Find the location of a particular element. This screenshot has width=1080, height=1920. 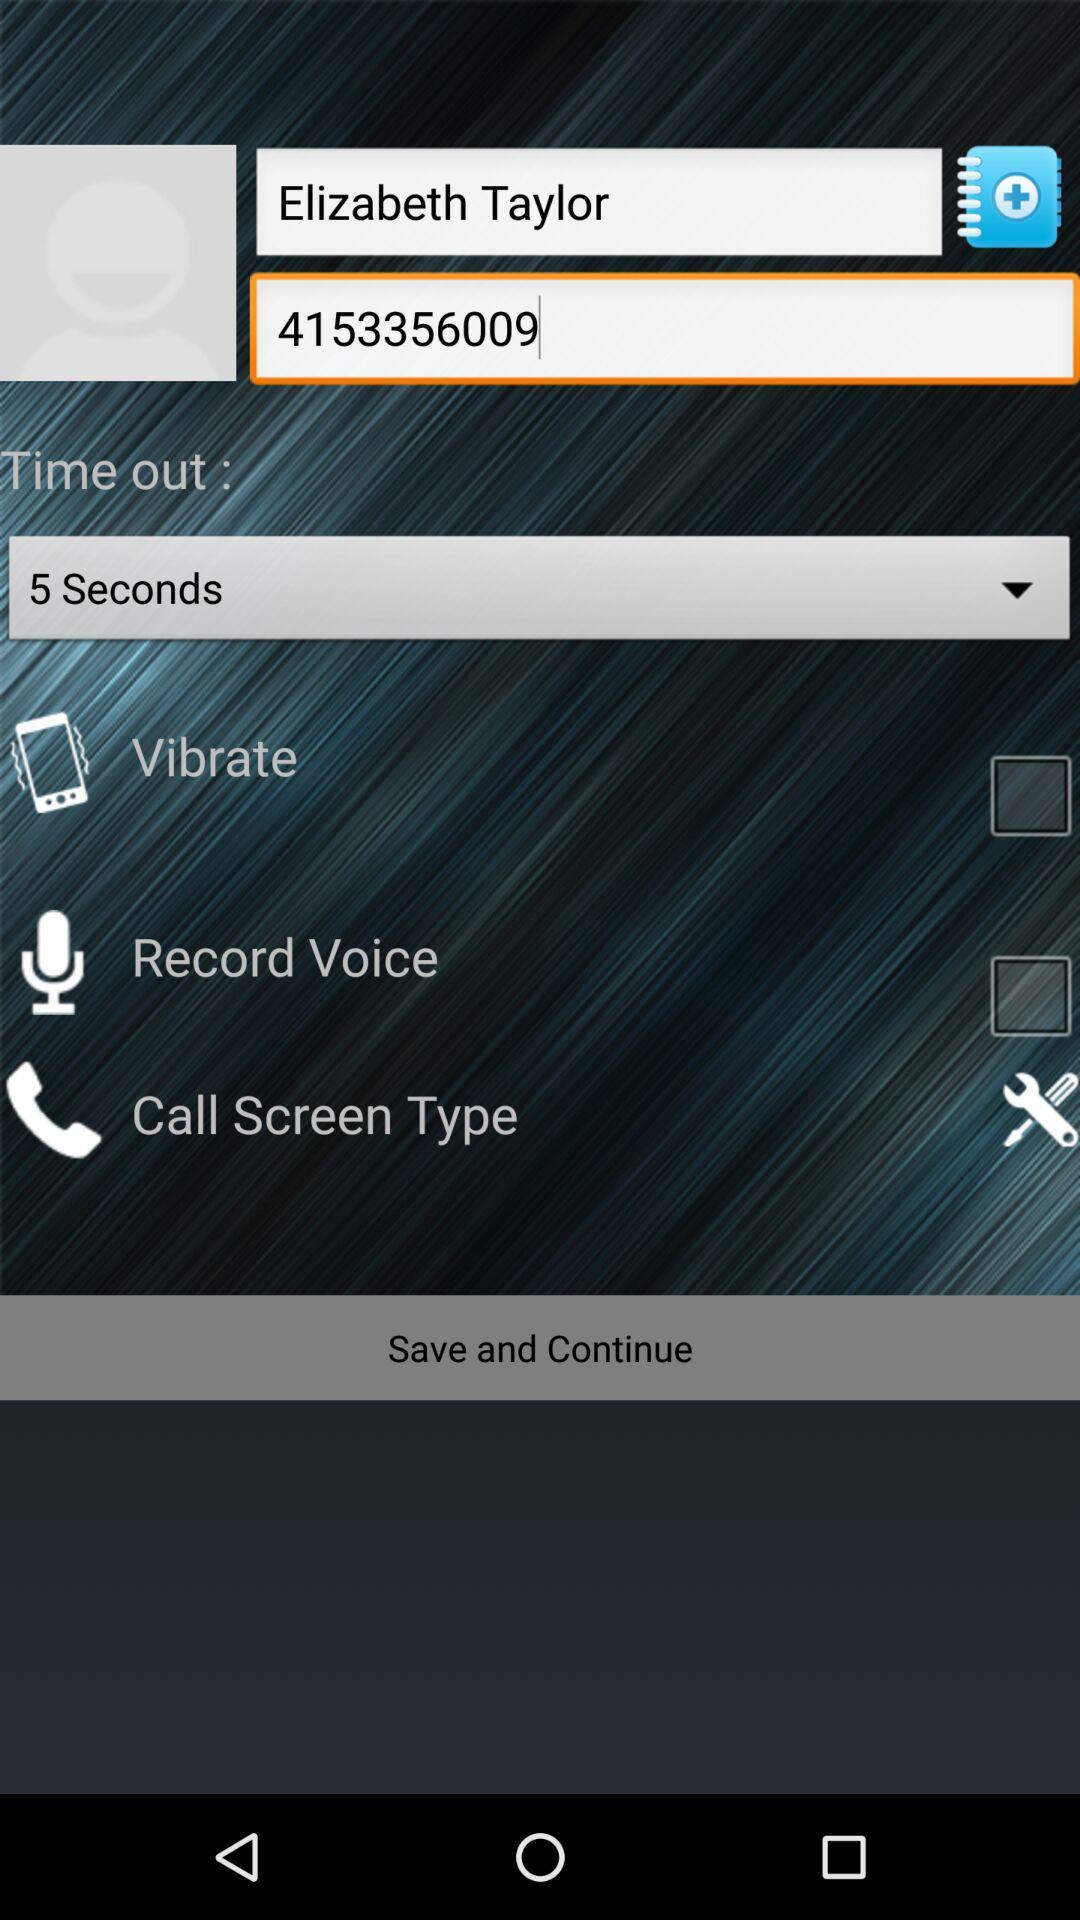

picture is located at coordinates (118, 261).